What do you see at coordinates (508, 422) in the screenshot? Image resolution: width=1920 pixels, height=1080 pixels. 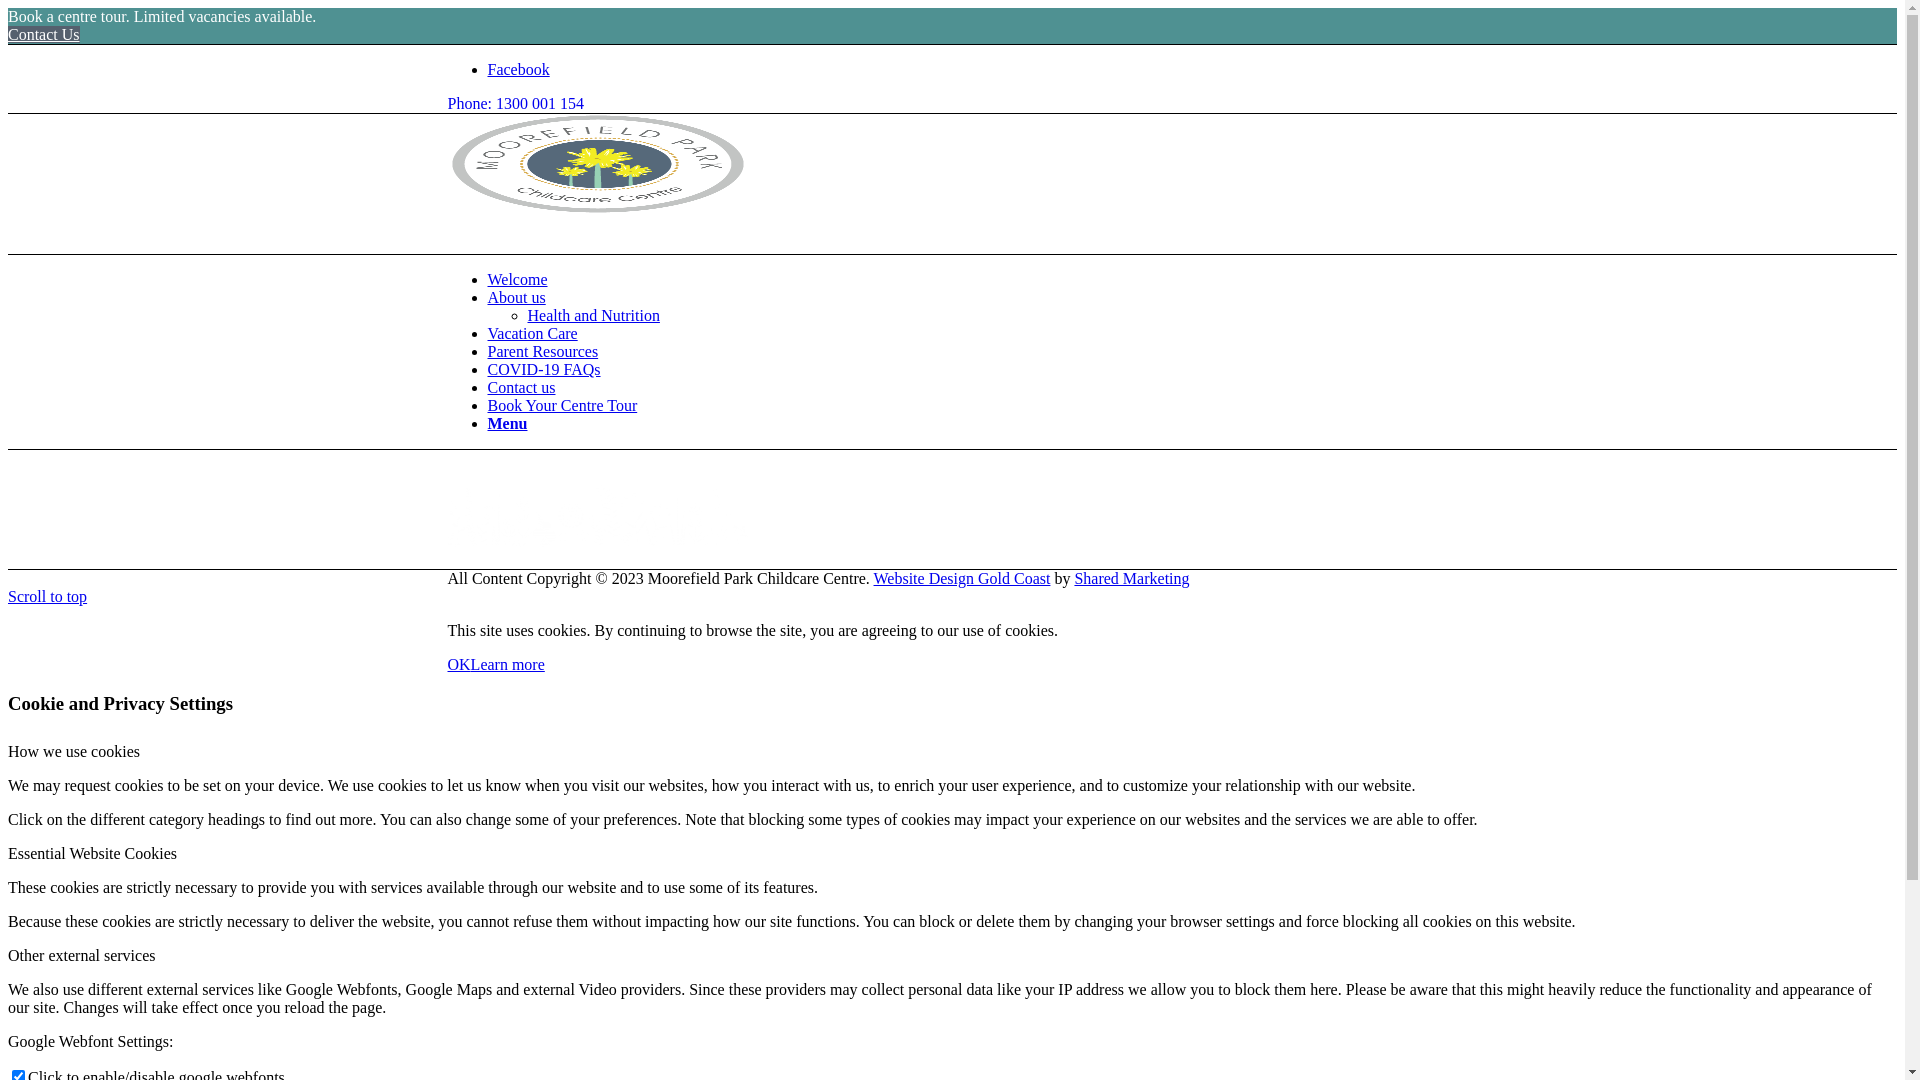 I see `'Menu'` at bounding box center [508, 422].